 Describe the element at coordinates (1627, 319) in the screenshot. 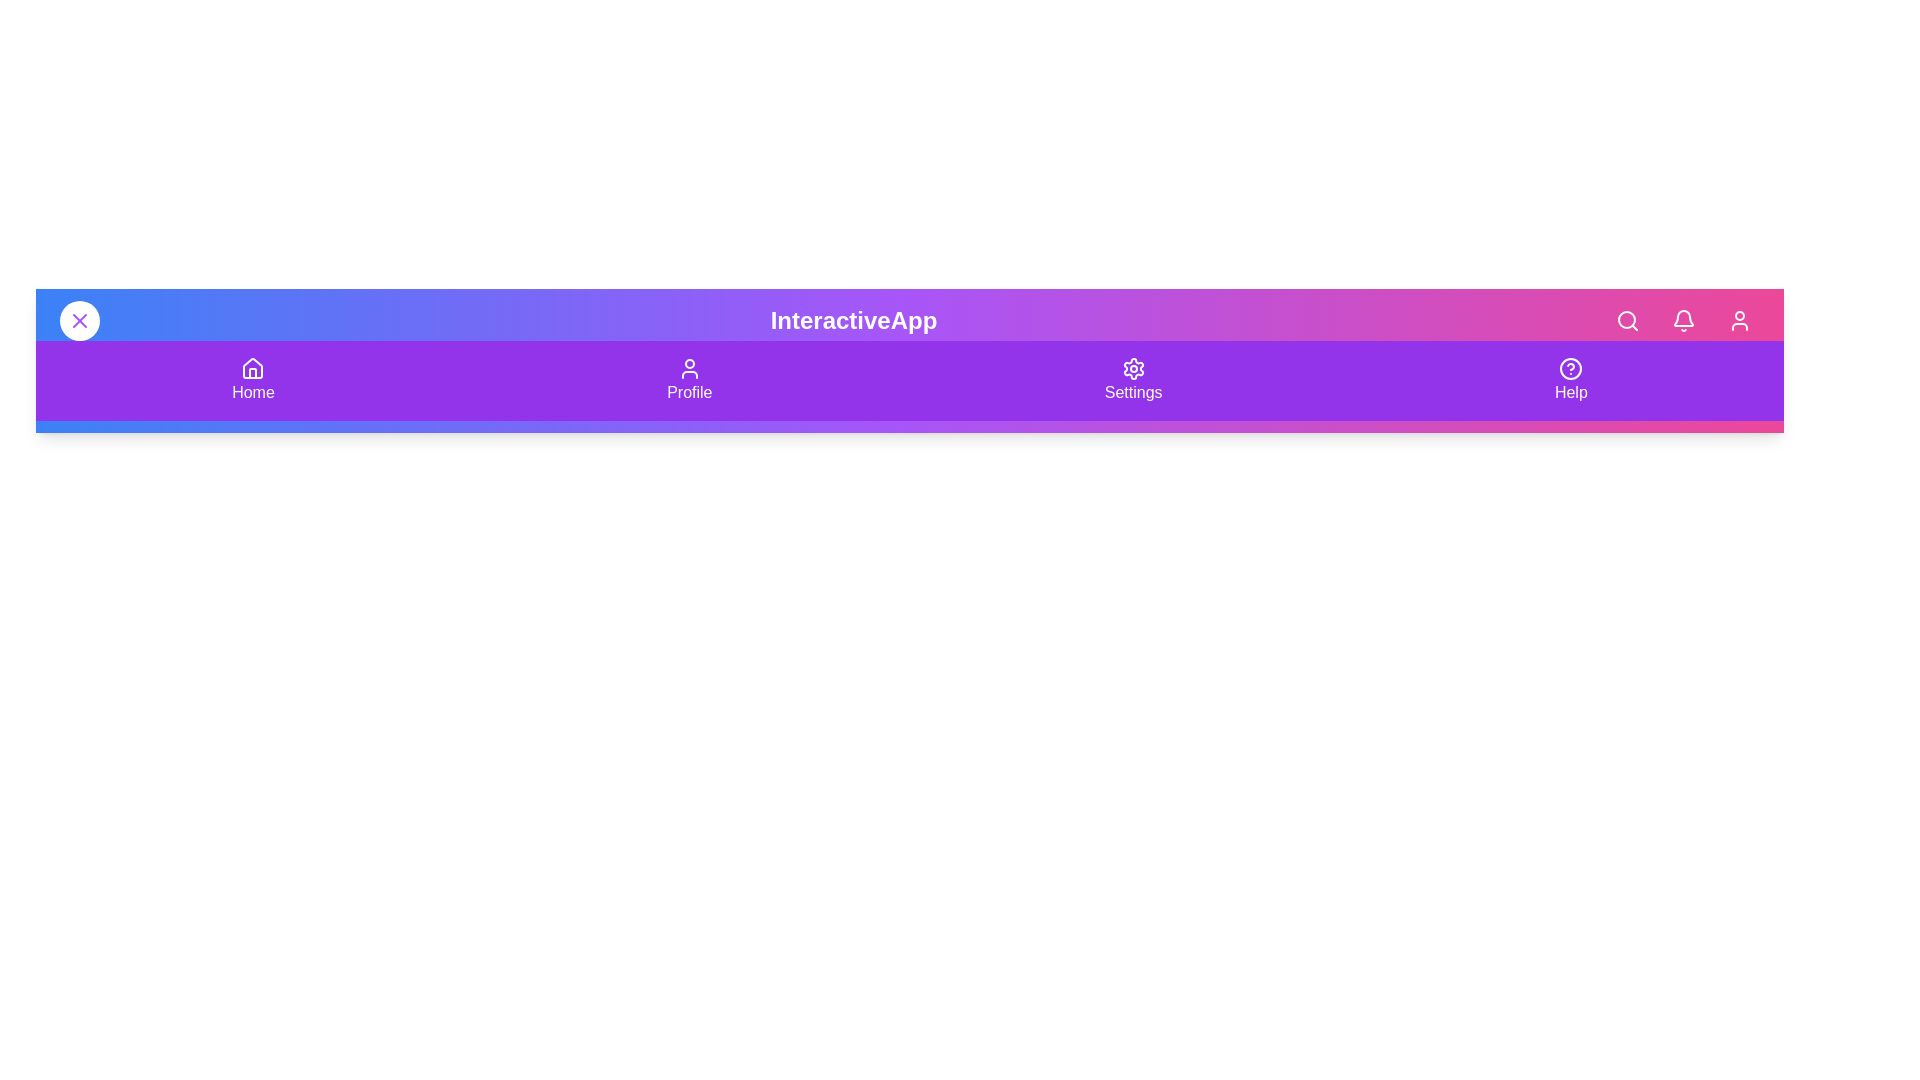

I see `the search button in the navigation bar` at that location.